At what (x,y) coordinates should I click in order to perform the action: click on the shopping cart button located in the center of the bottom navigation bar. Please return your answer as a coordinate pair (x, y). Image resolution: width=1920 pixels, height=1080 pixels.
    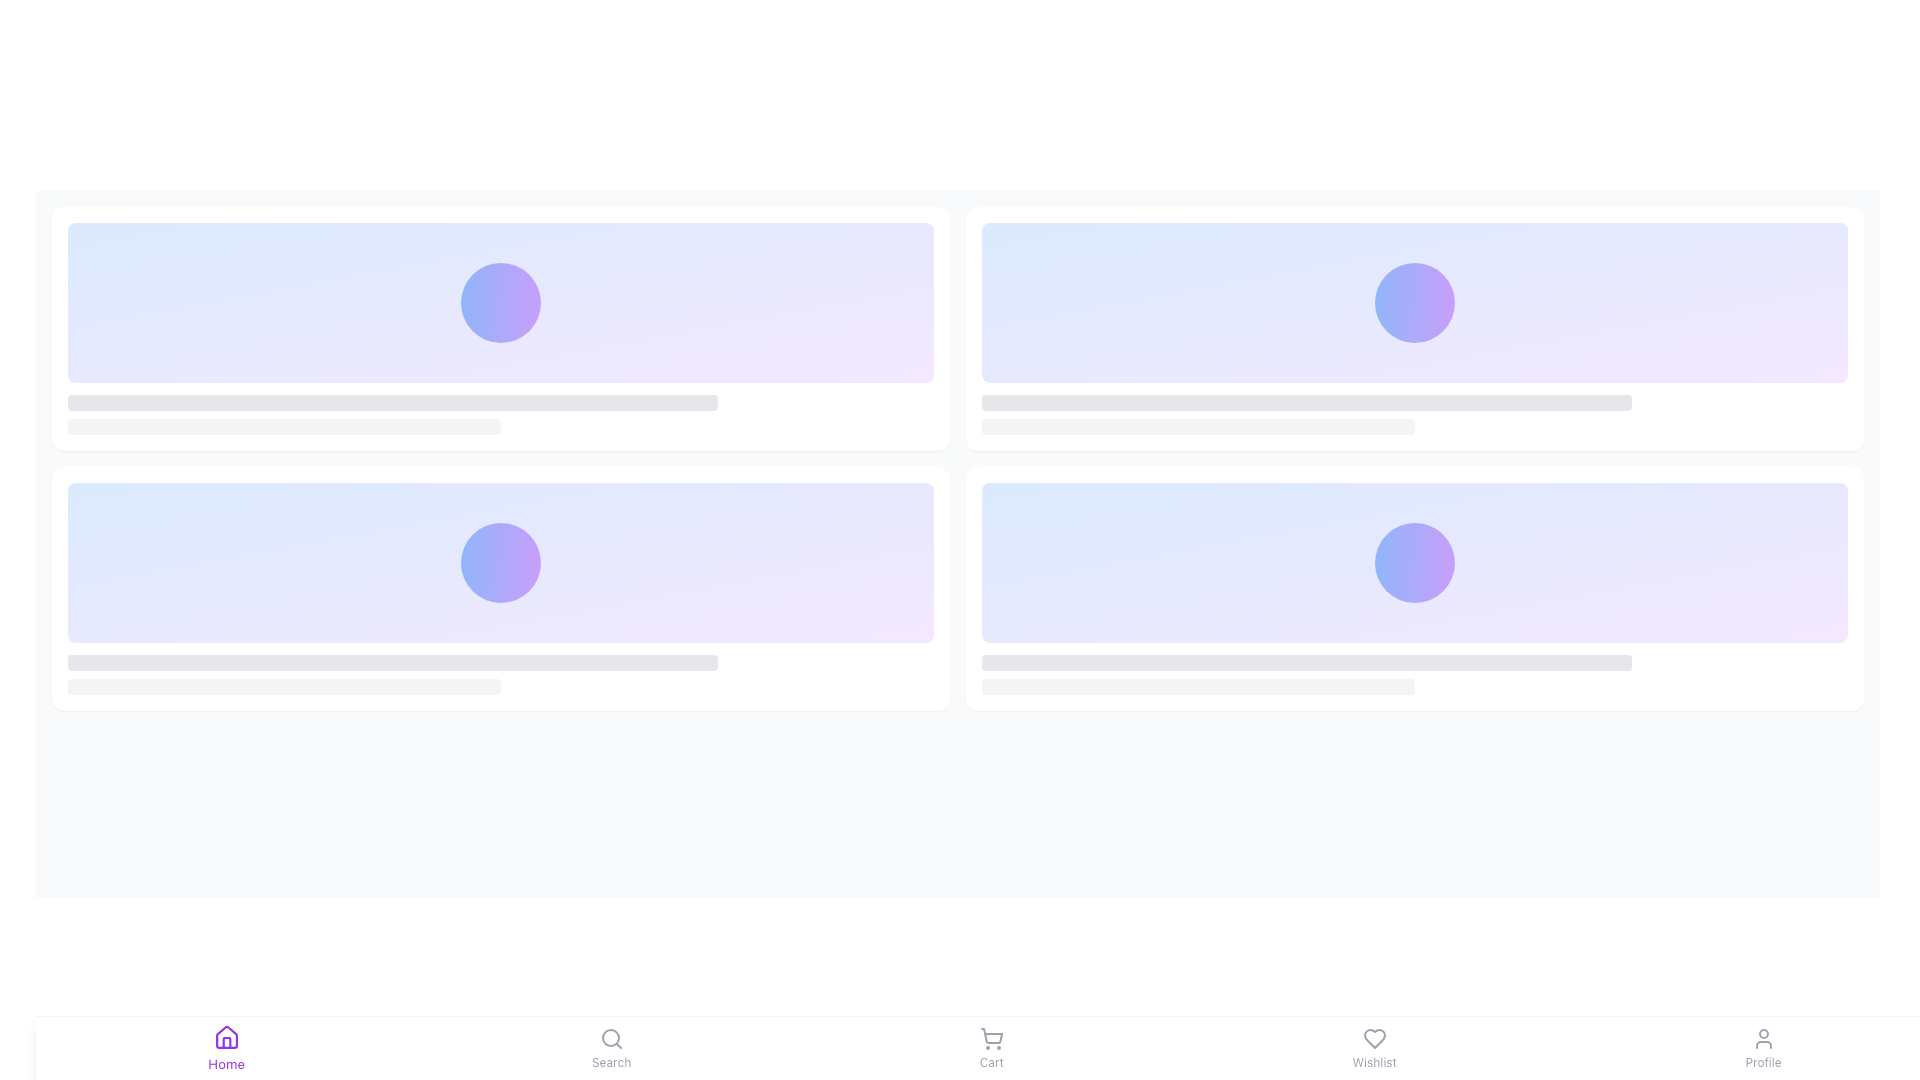
    Looking at the image, I should click on (991, 1047).